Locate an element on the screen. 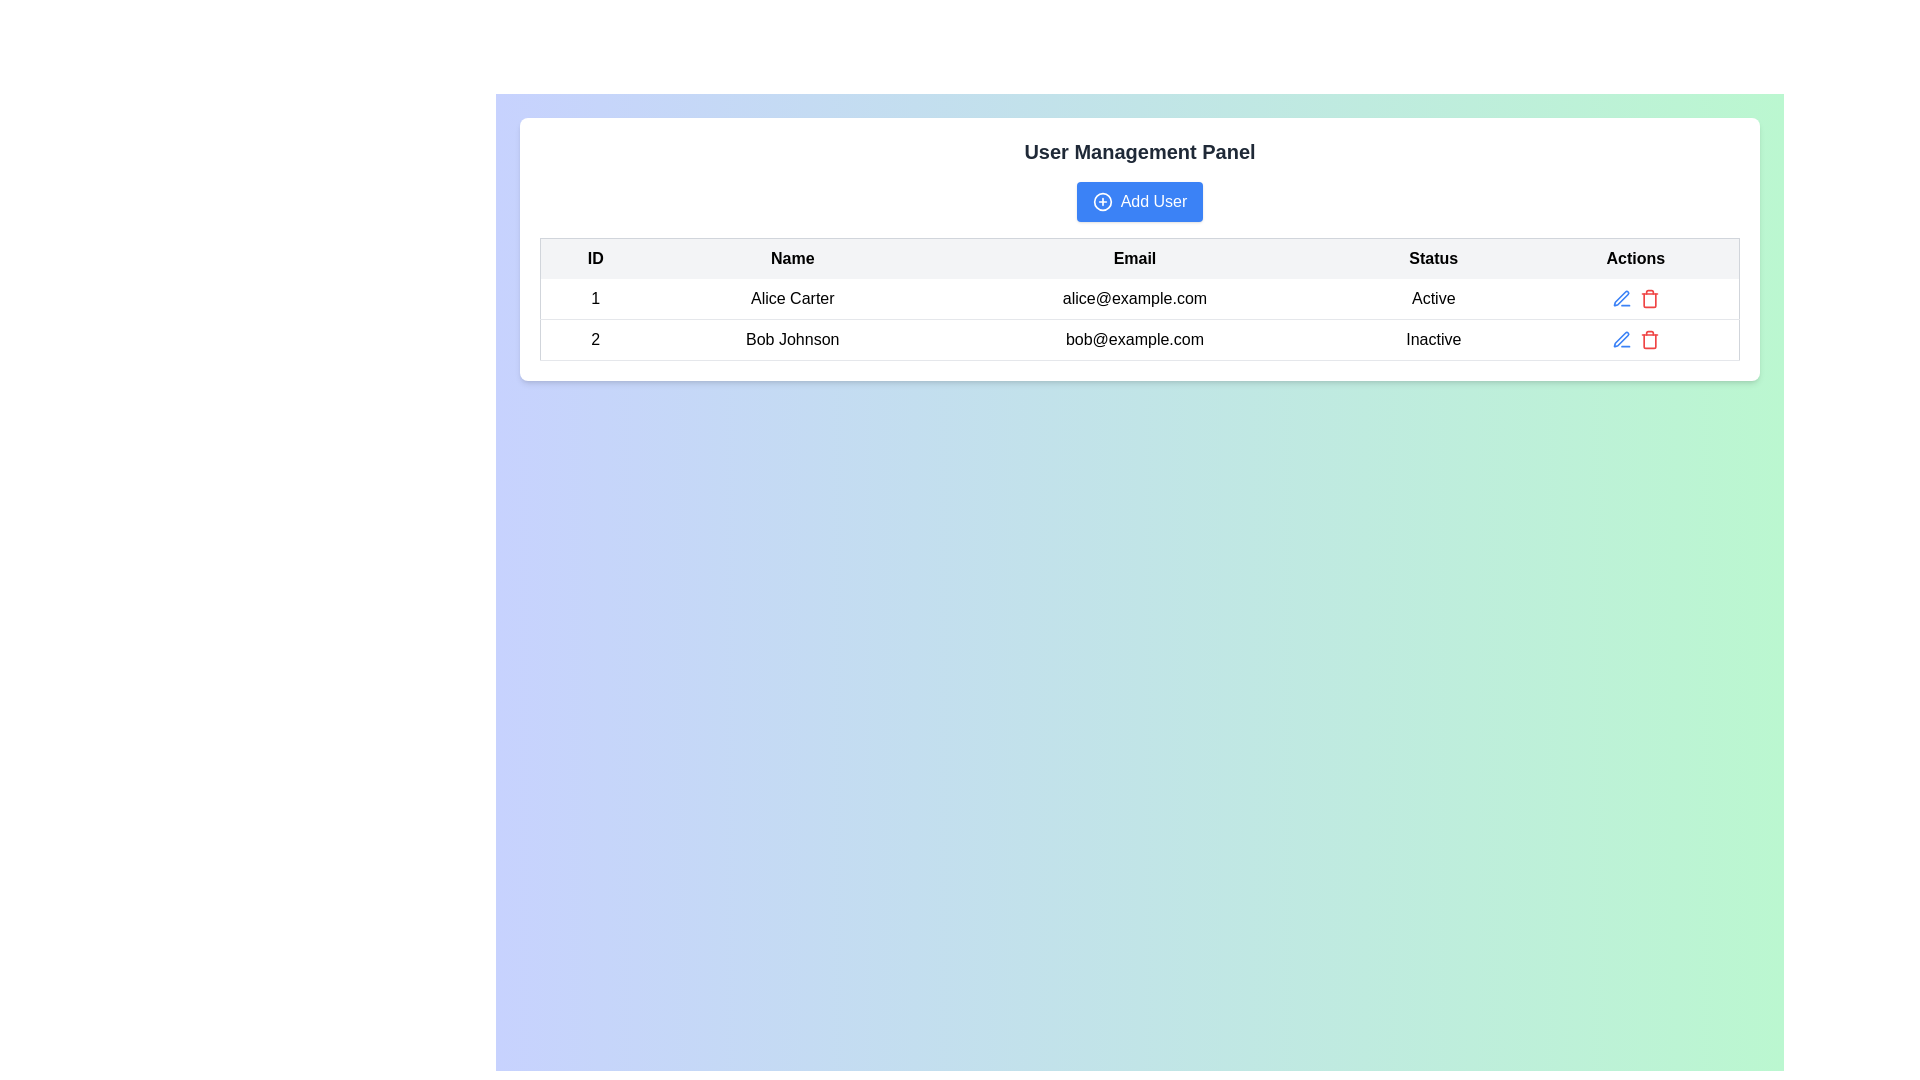 This screenshot has width=1920, height=1080. the 'edit' icon located on the rightmost side of the row for 'Bob Johnson' in the 'Actions' column is located at coordinates (1621, 298).